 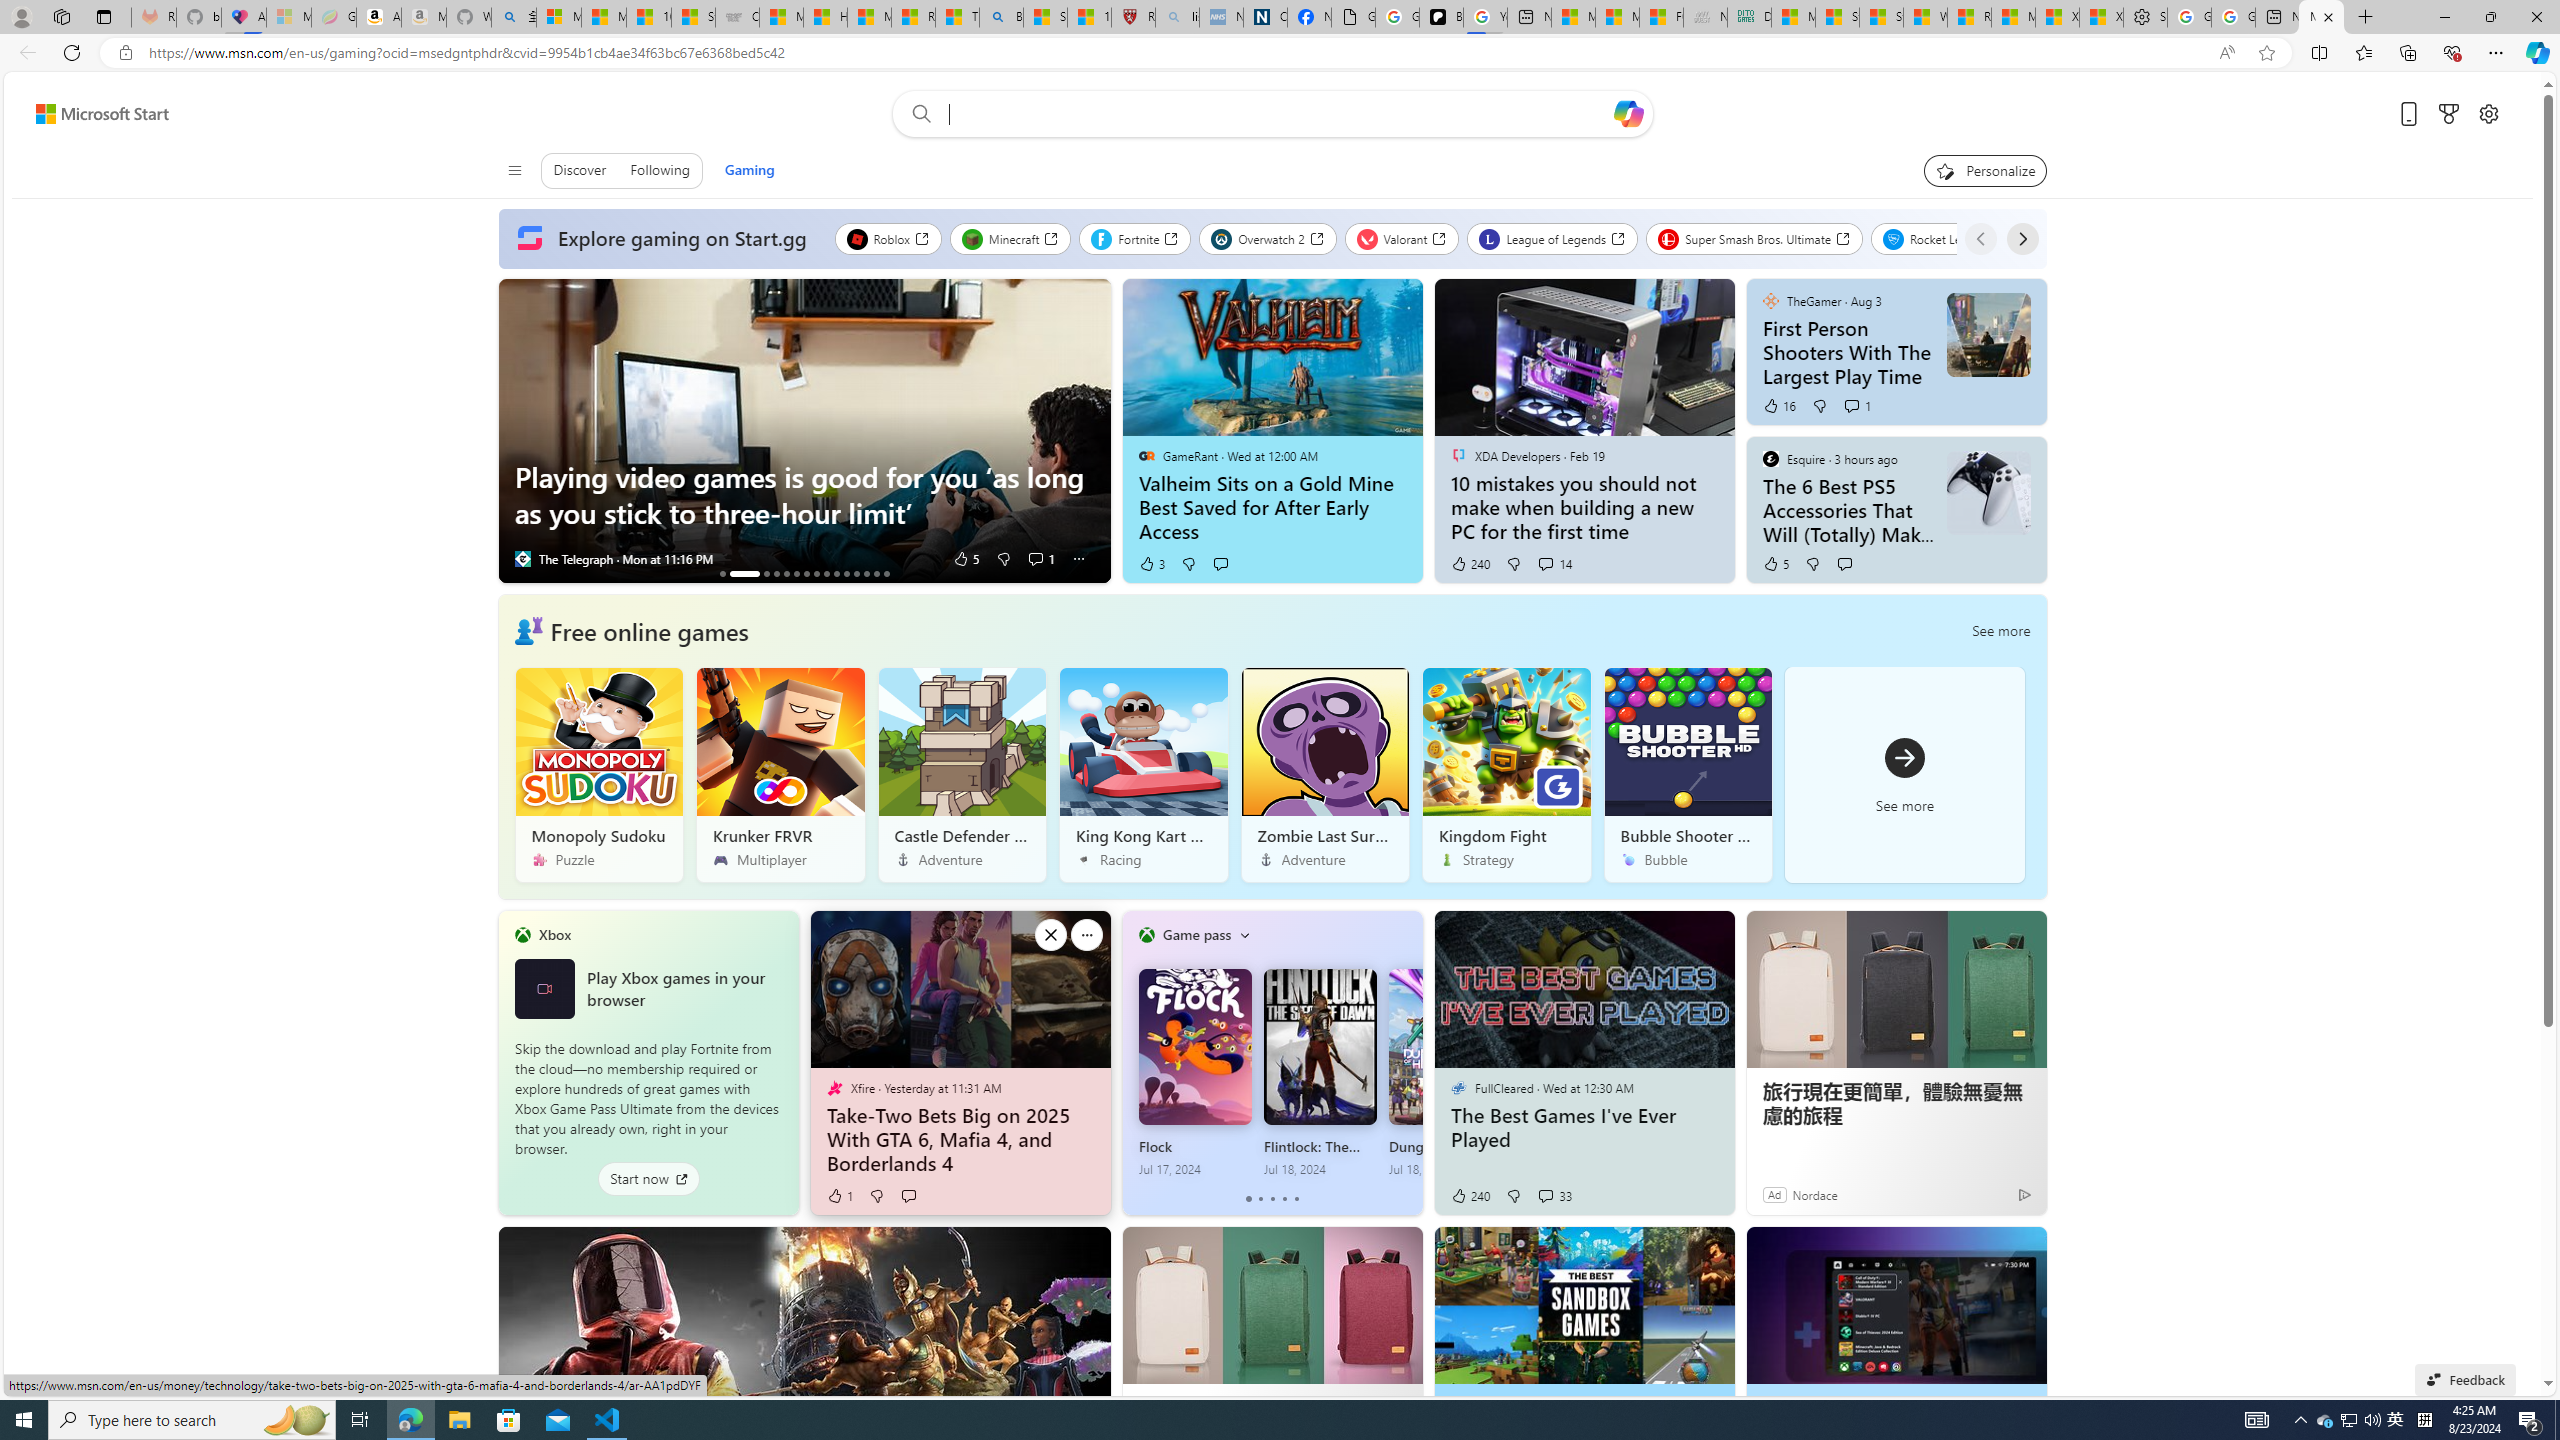 What do you see at coordinates (1660, 16) in the screenshot?
I see `'FOX News - MSN'` at bounding box center [1660, 16].